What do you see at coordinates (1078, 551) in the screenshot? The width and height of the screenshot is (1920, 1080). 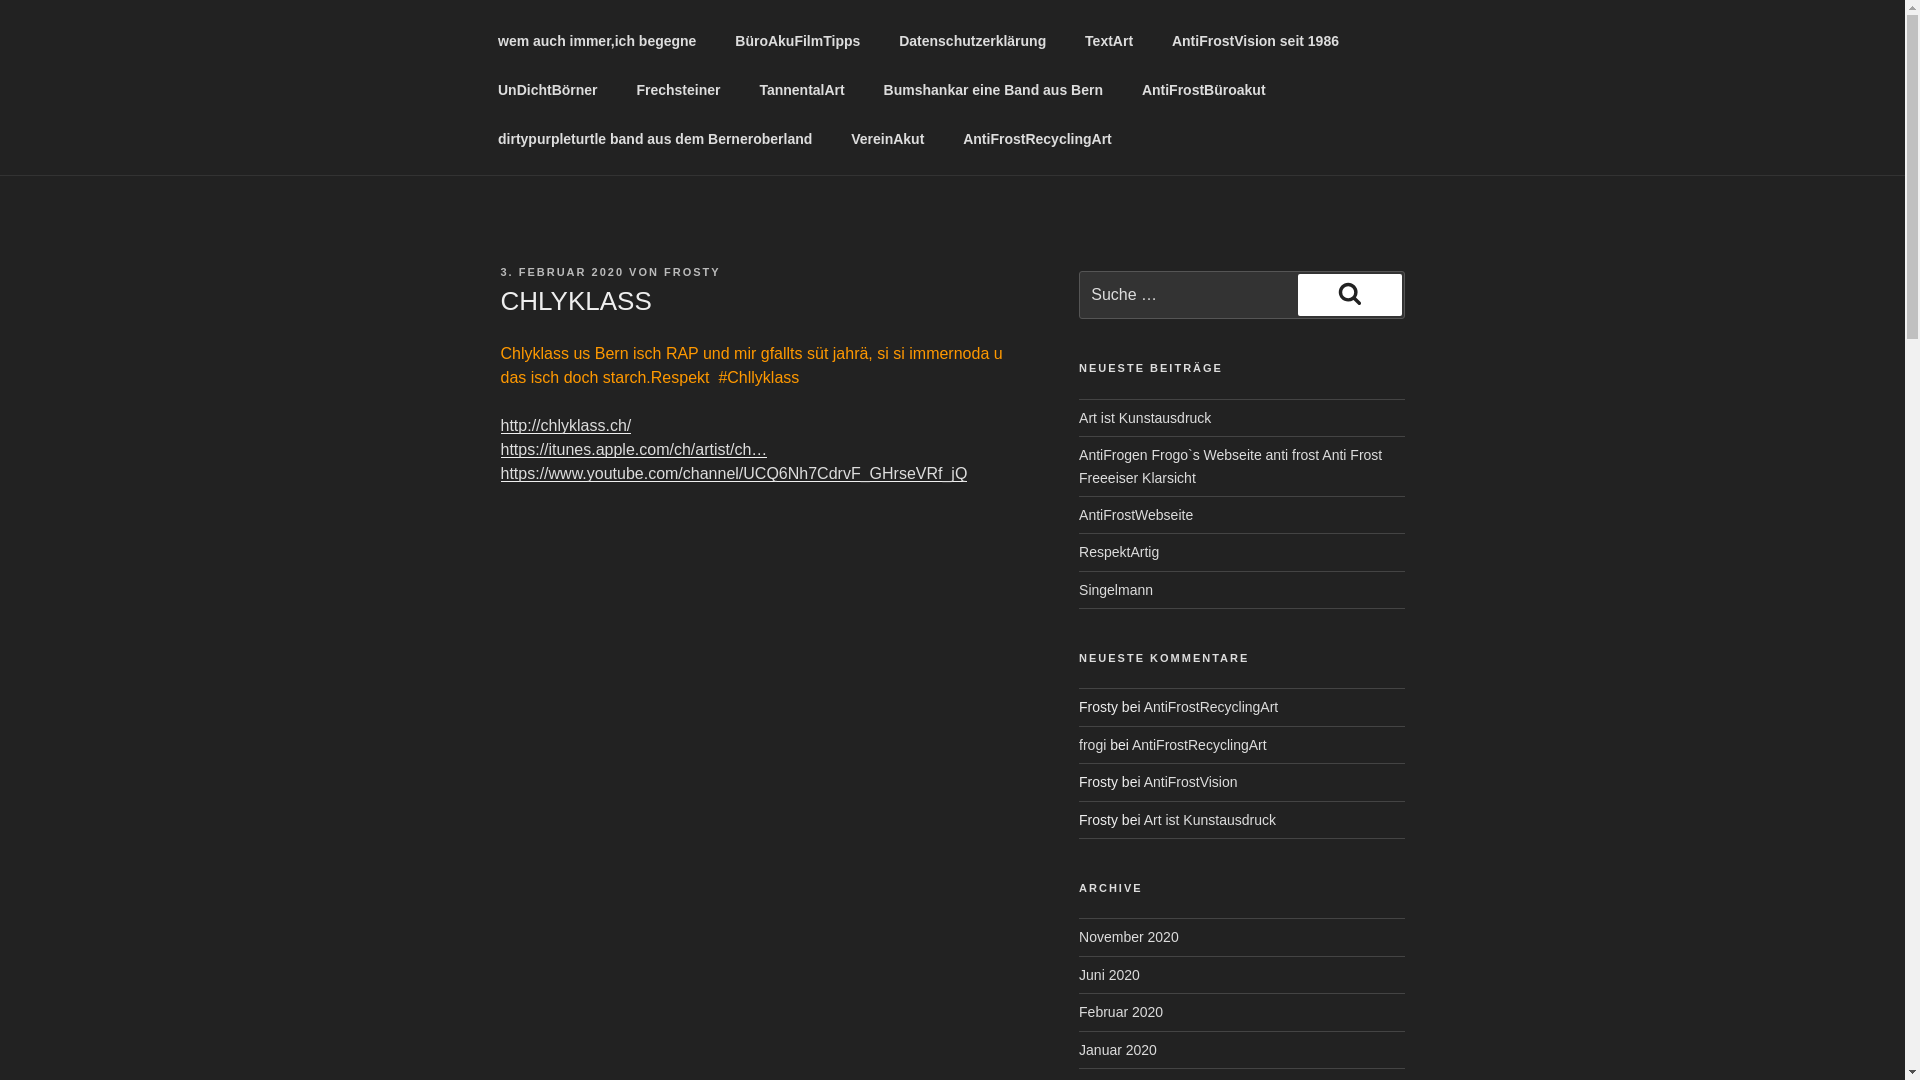 I see `'RespektArtig'` at bounding box center [1078, 551].